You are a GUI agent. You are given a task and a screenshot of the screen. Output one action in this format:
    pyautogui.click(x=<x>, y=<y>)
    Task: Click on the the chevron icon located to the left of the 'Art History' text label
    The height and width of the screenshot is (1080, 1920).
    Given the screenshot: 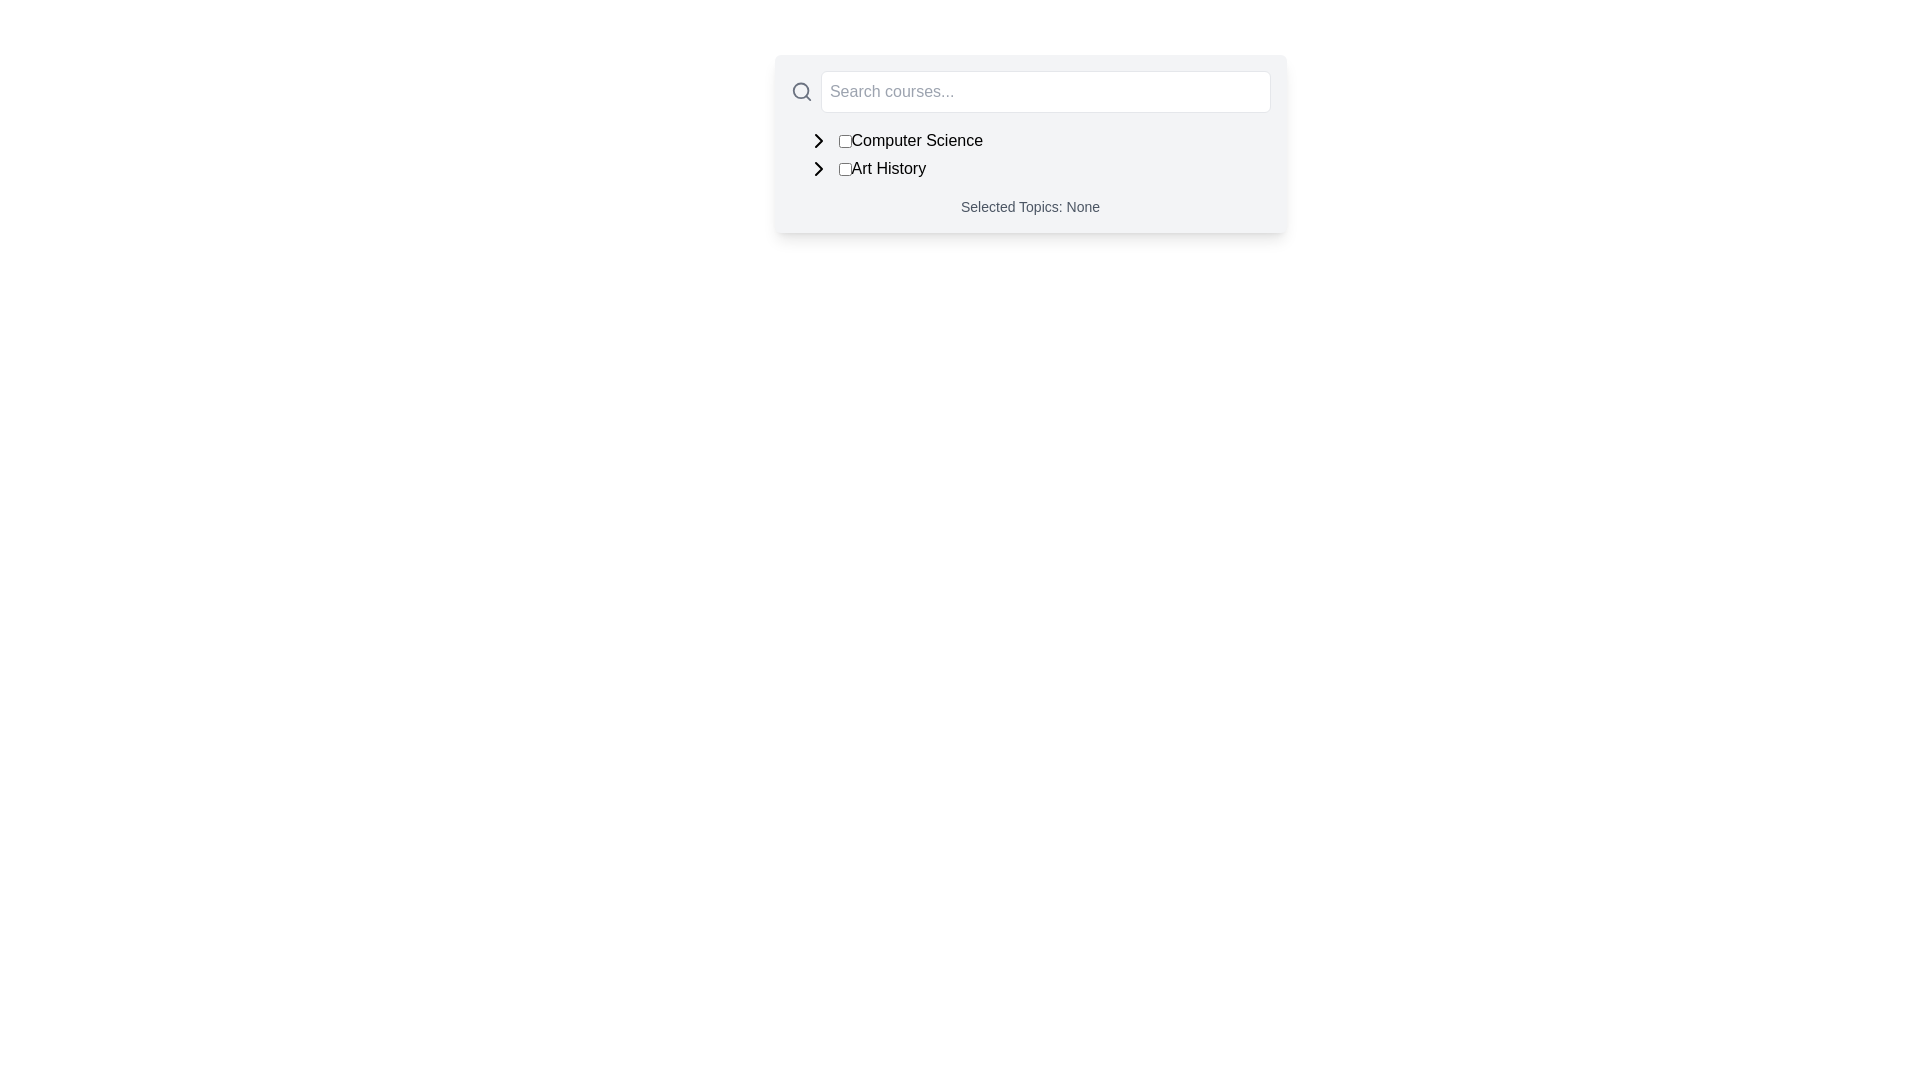 What is the action you would take?
    pyautogui.click(x=818, y=168)
    